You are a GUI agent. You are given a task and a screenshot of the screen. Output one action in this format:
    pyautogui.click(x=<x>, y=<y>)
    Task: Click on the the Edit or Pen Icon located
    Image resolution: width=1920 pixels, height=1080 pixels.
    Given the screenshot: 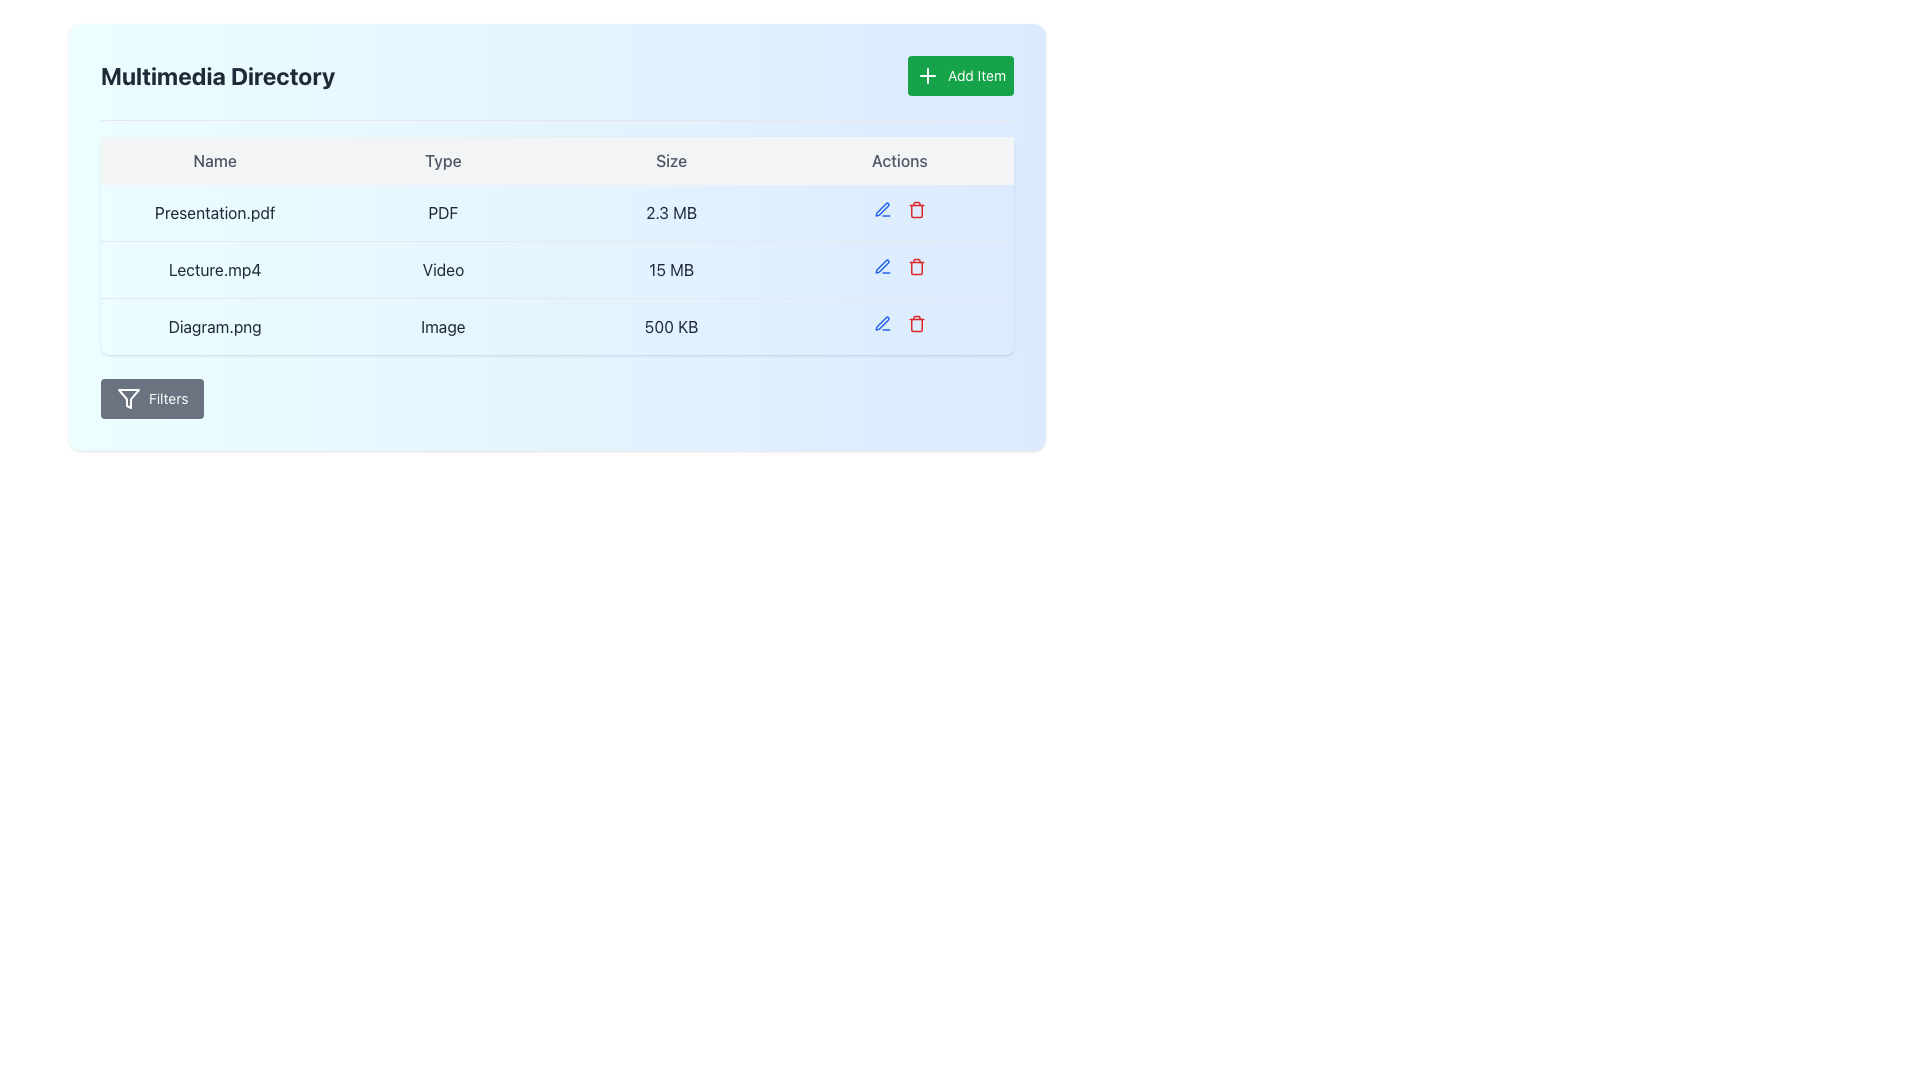 What is the action you would take?
    pyautogui.click(x=881, y=265)
    